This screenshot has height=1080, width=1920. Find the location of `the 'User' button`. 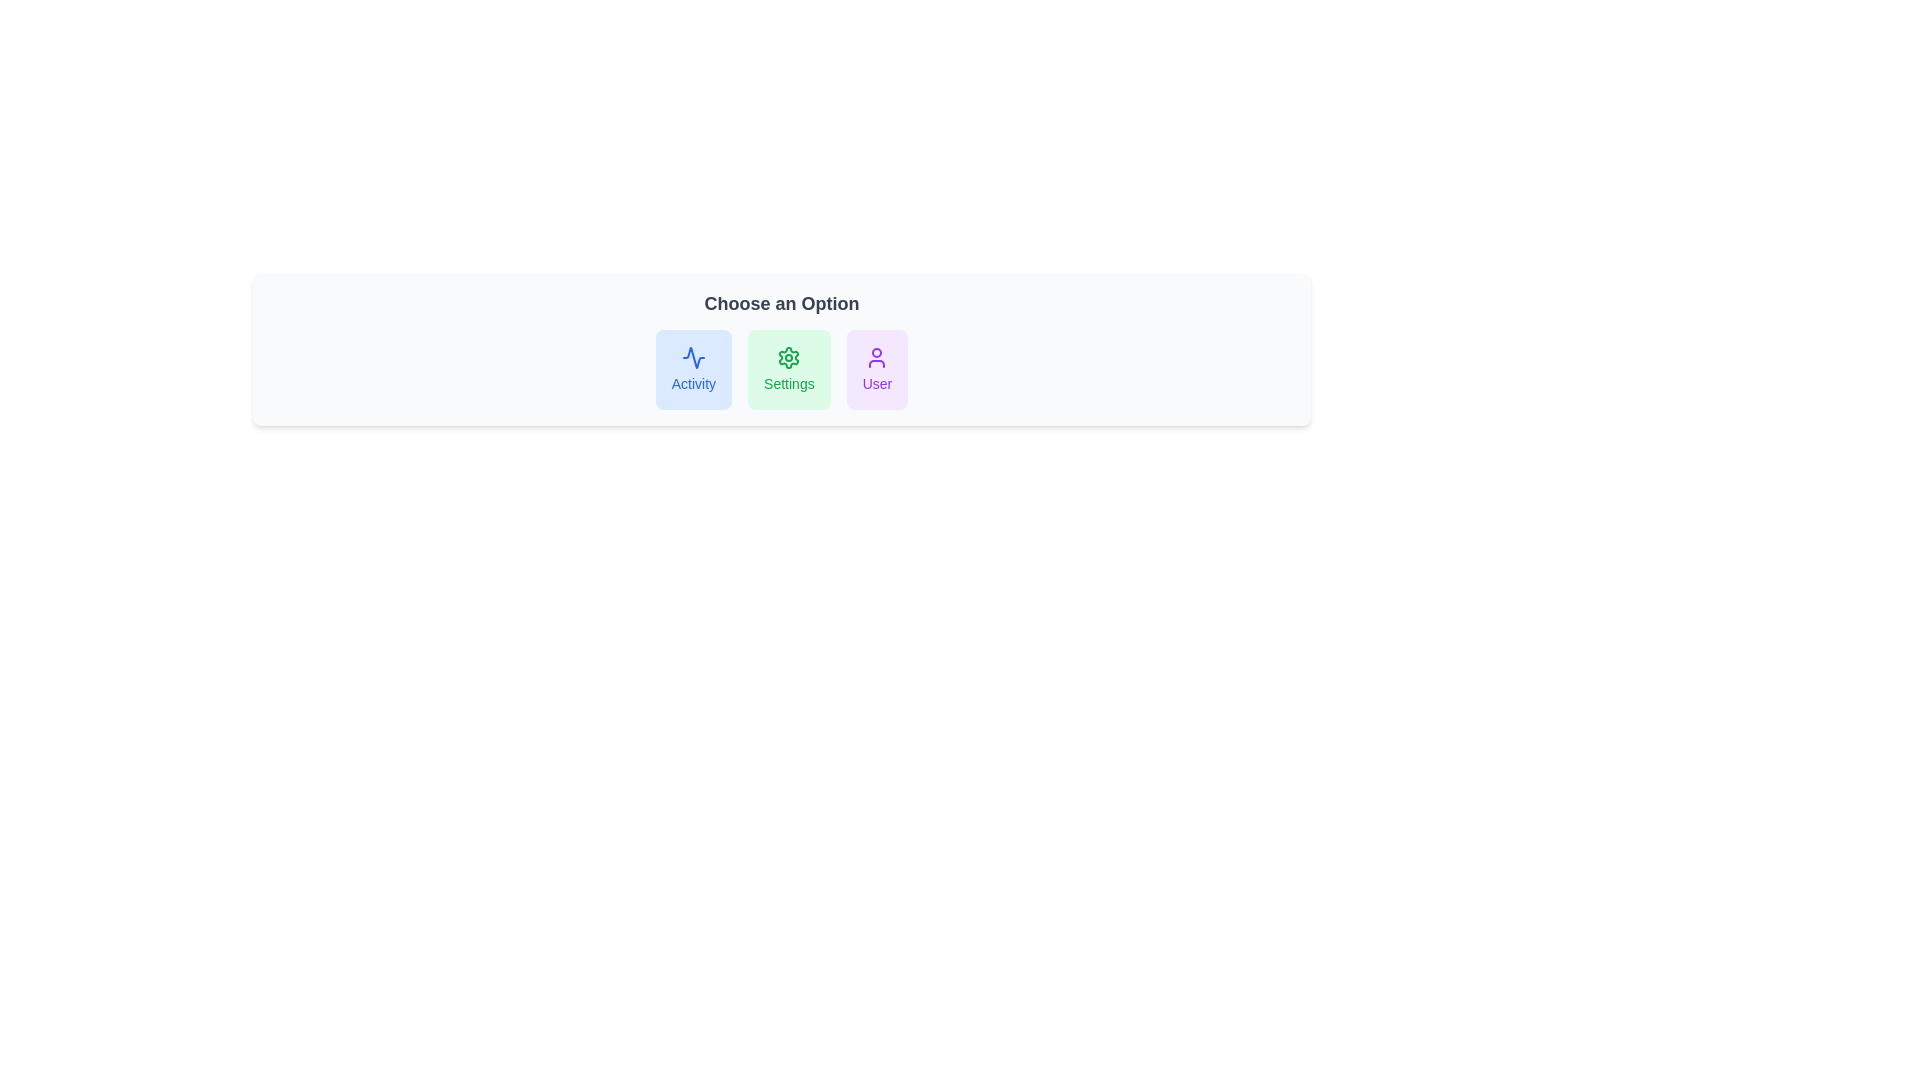

the 'User' button is located at coordinates (877, 370).